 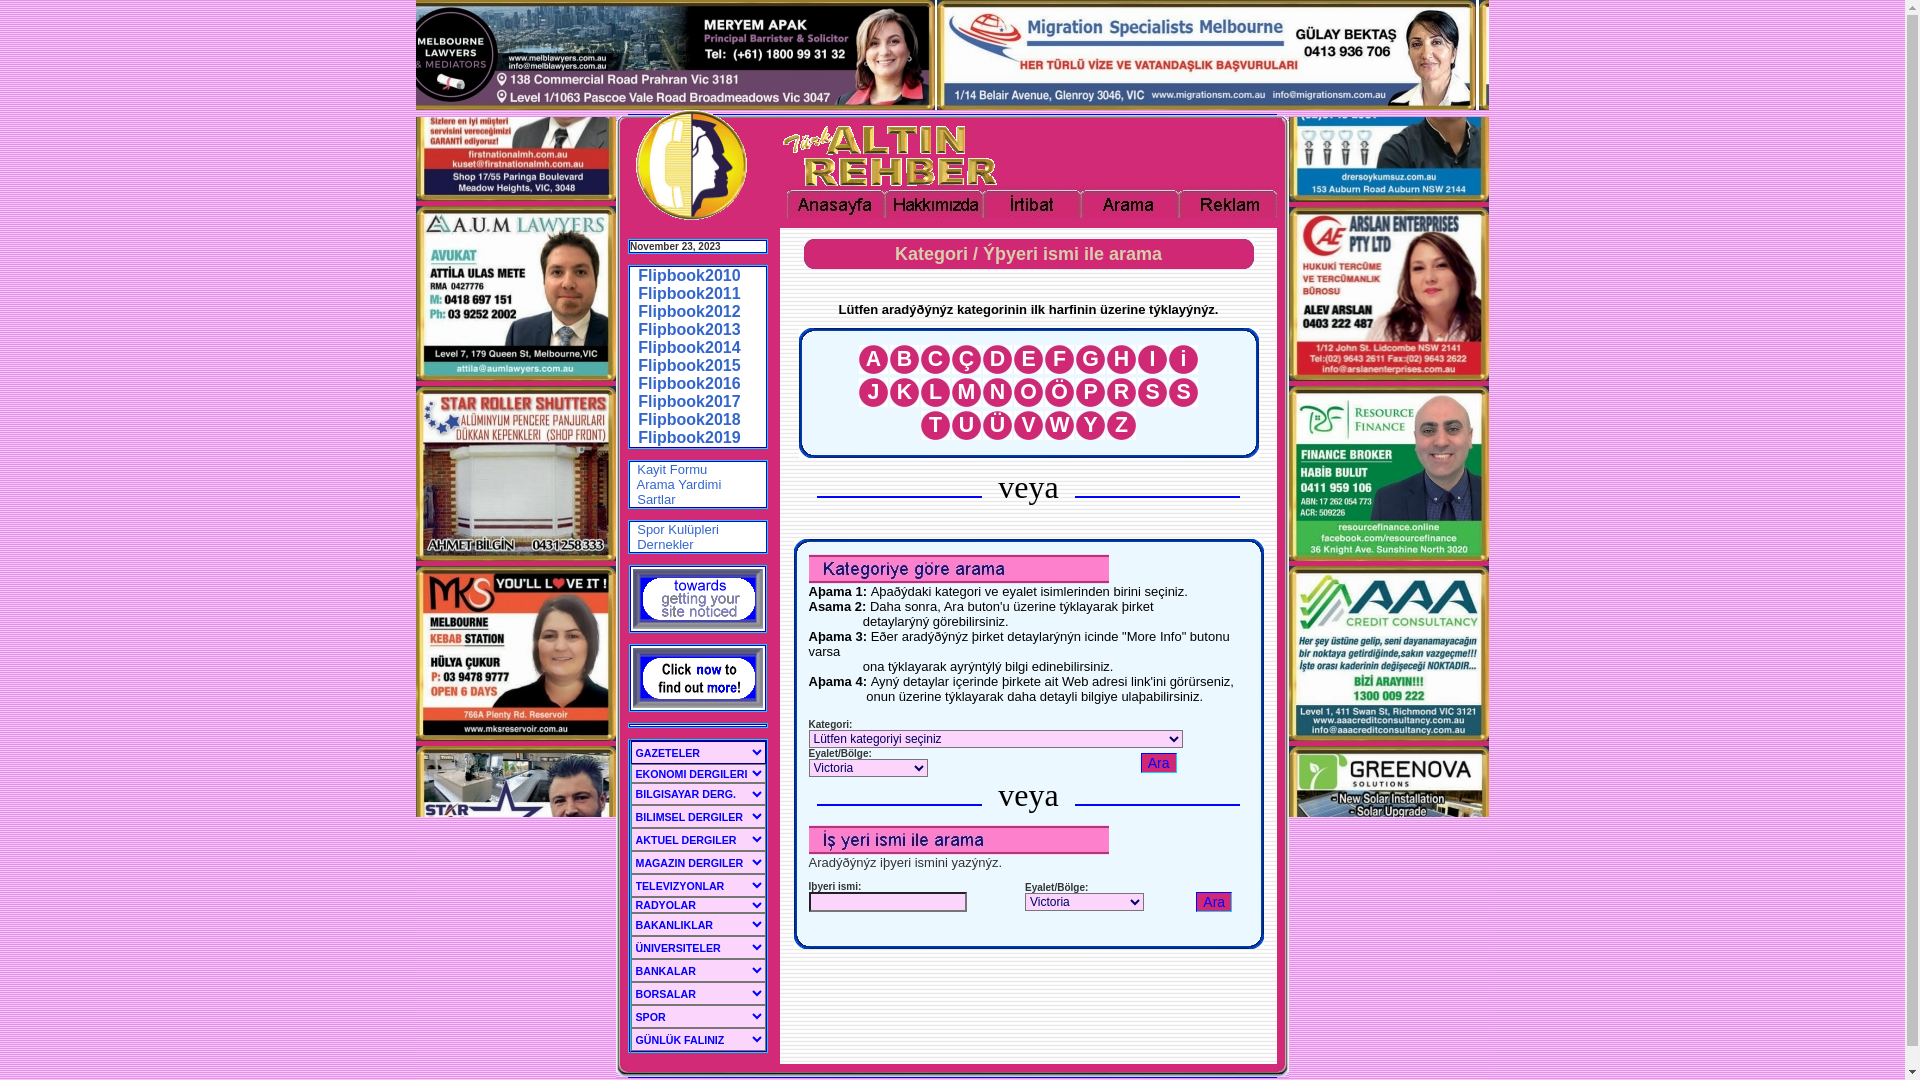 I want to click on 'H', so click(x=1112, y=362).